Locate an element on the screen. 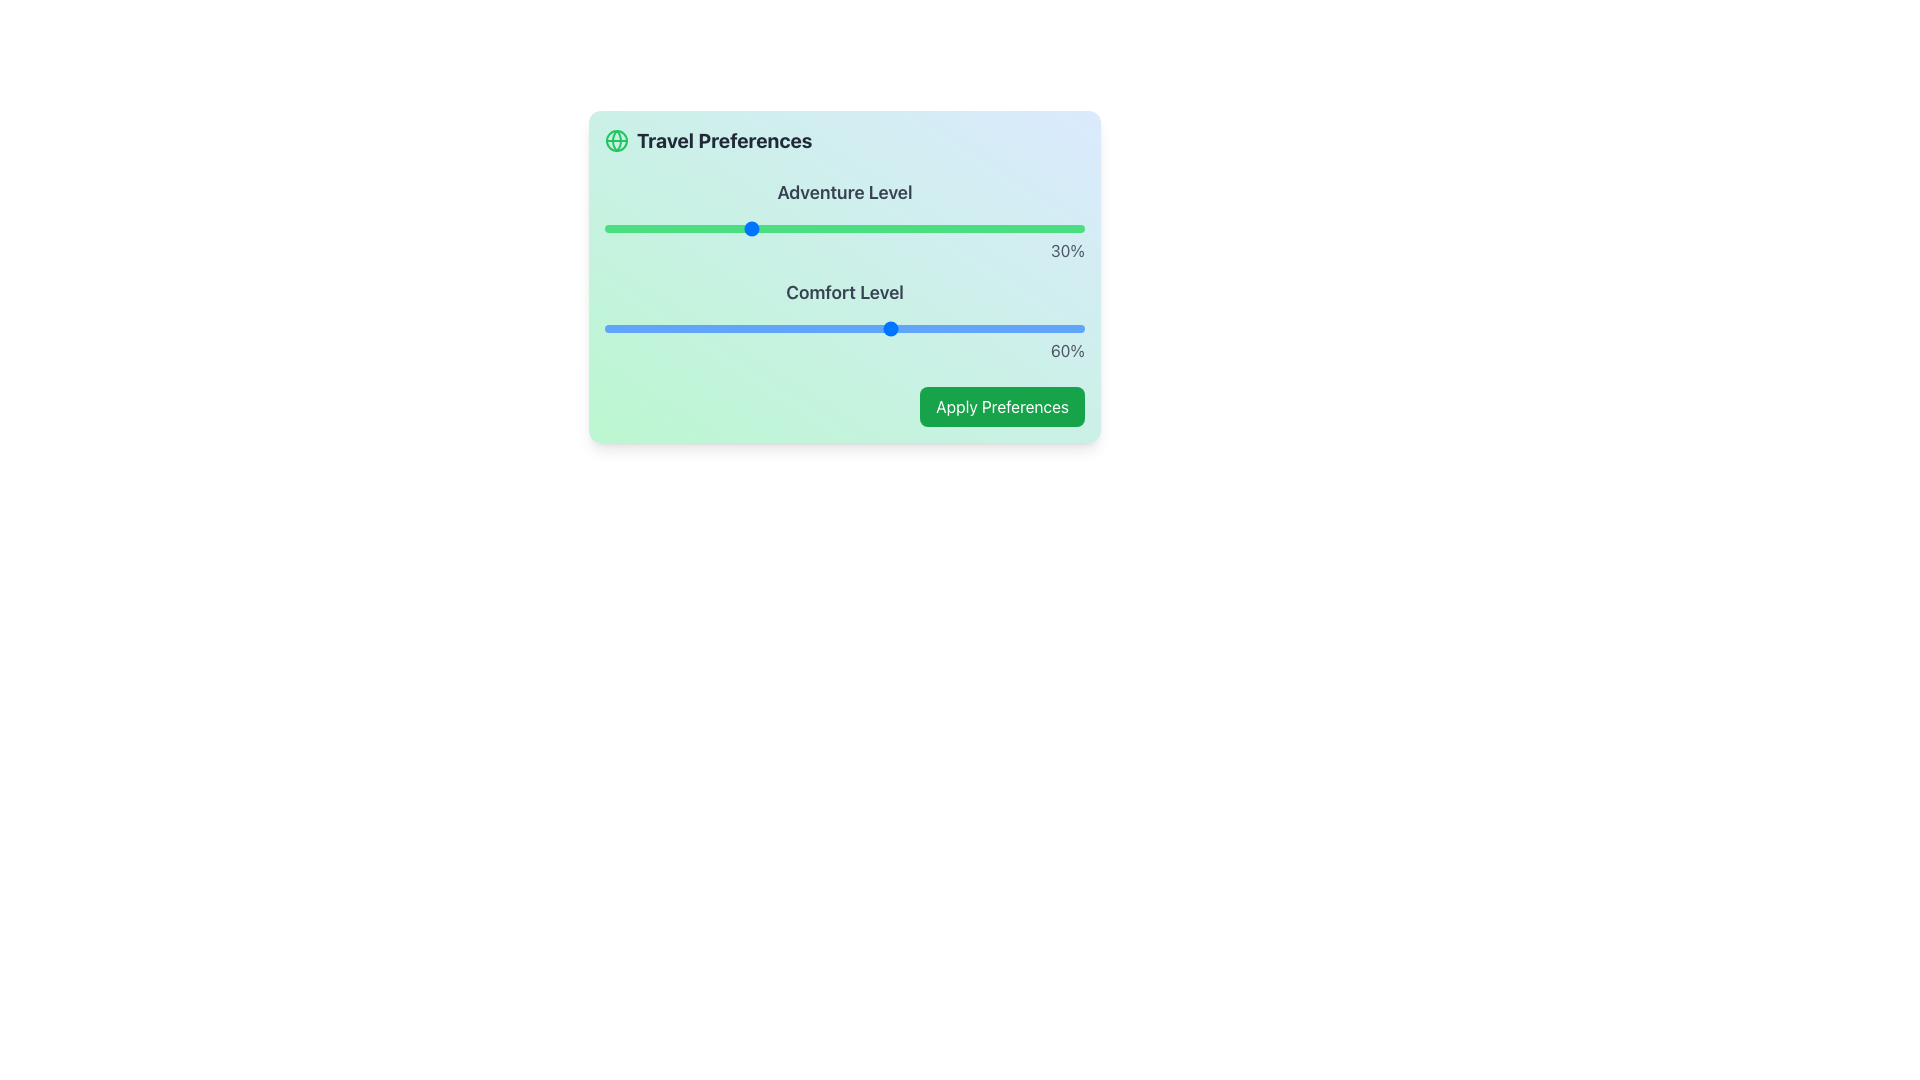  text label displaying '30%' which represents the slider value for the Adventure Level is located at coordinates (844, 249).